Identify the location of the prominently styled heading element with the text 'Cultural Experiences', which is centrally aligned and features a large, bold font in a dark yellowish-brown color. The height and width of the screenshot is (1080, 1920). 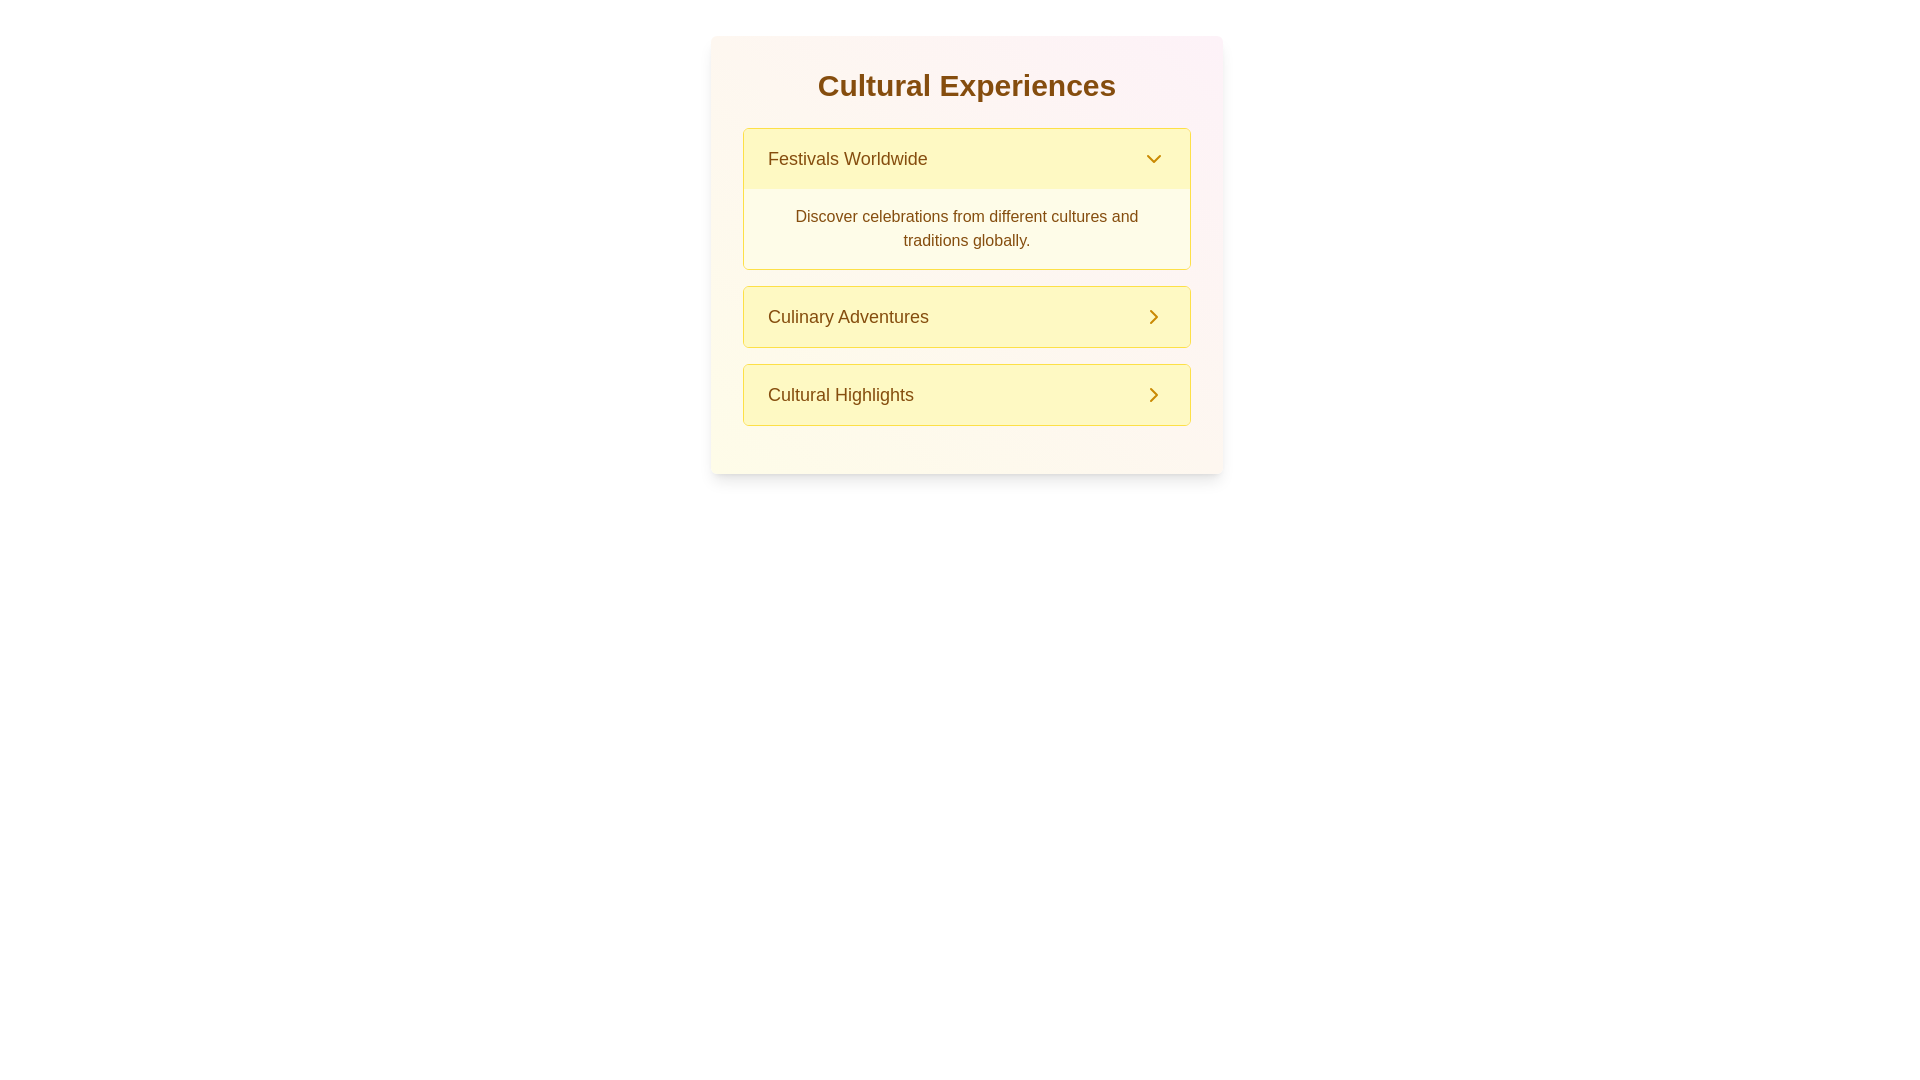
(966, 84).